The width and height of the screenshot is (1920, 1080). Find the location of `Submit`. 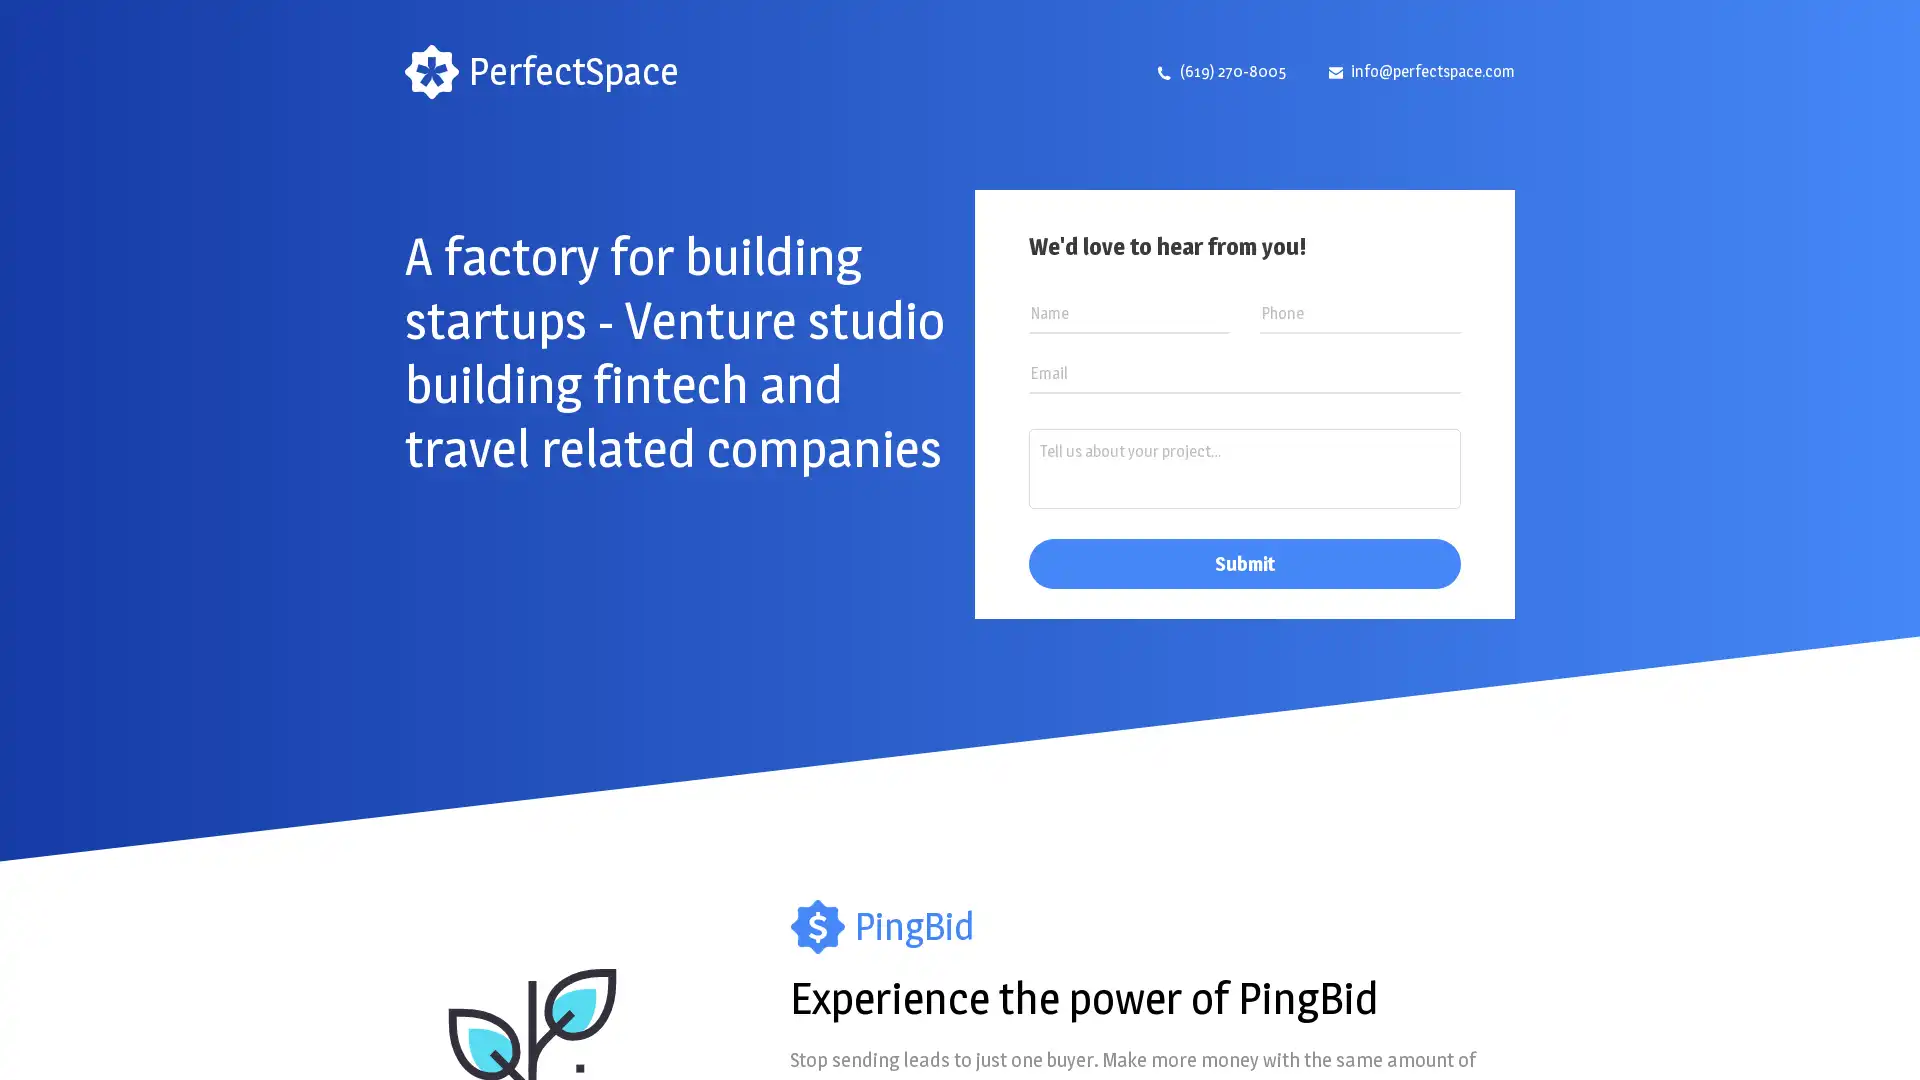

Submit is located at coordinates (1243, 563).